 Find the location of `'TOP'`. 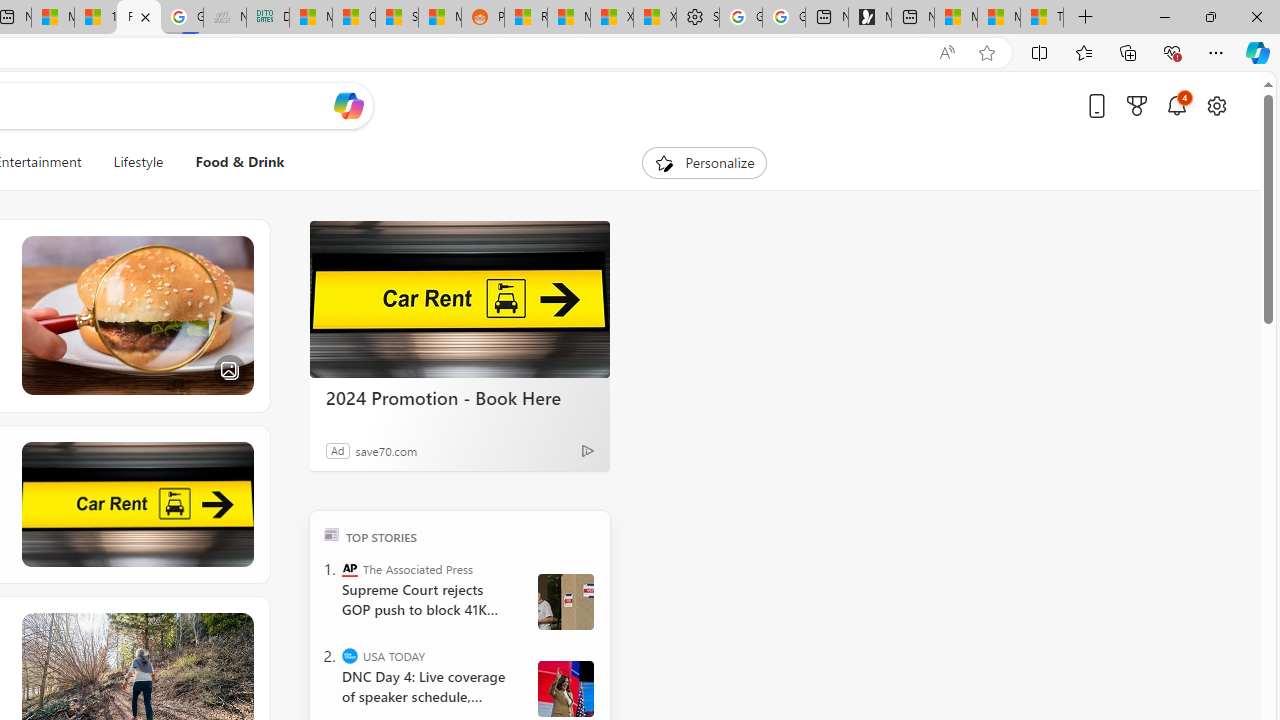

'TOP' is located at coordinates (332, 533).